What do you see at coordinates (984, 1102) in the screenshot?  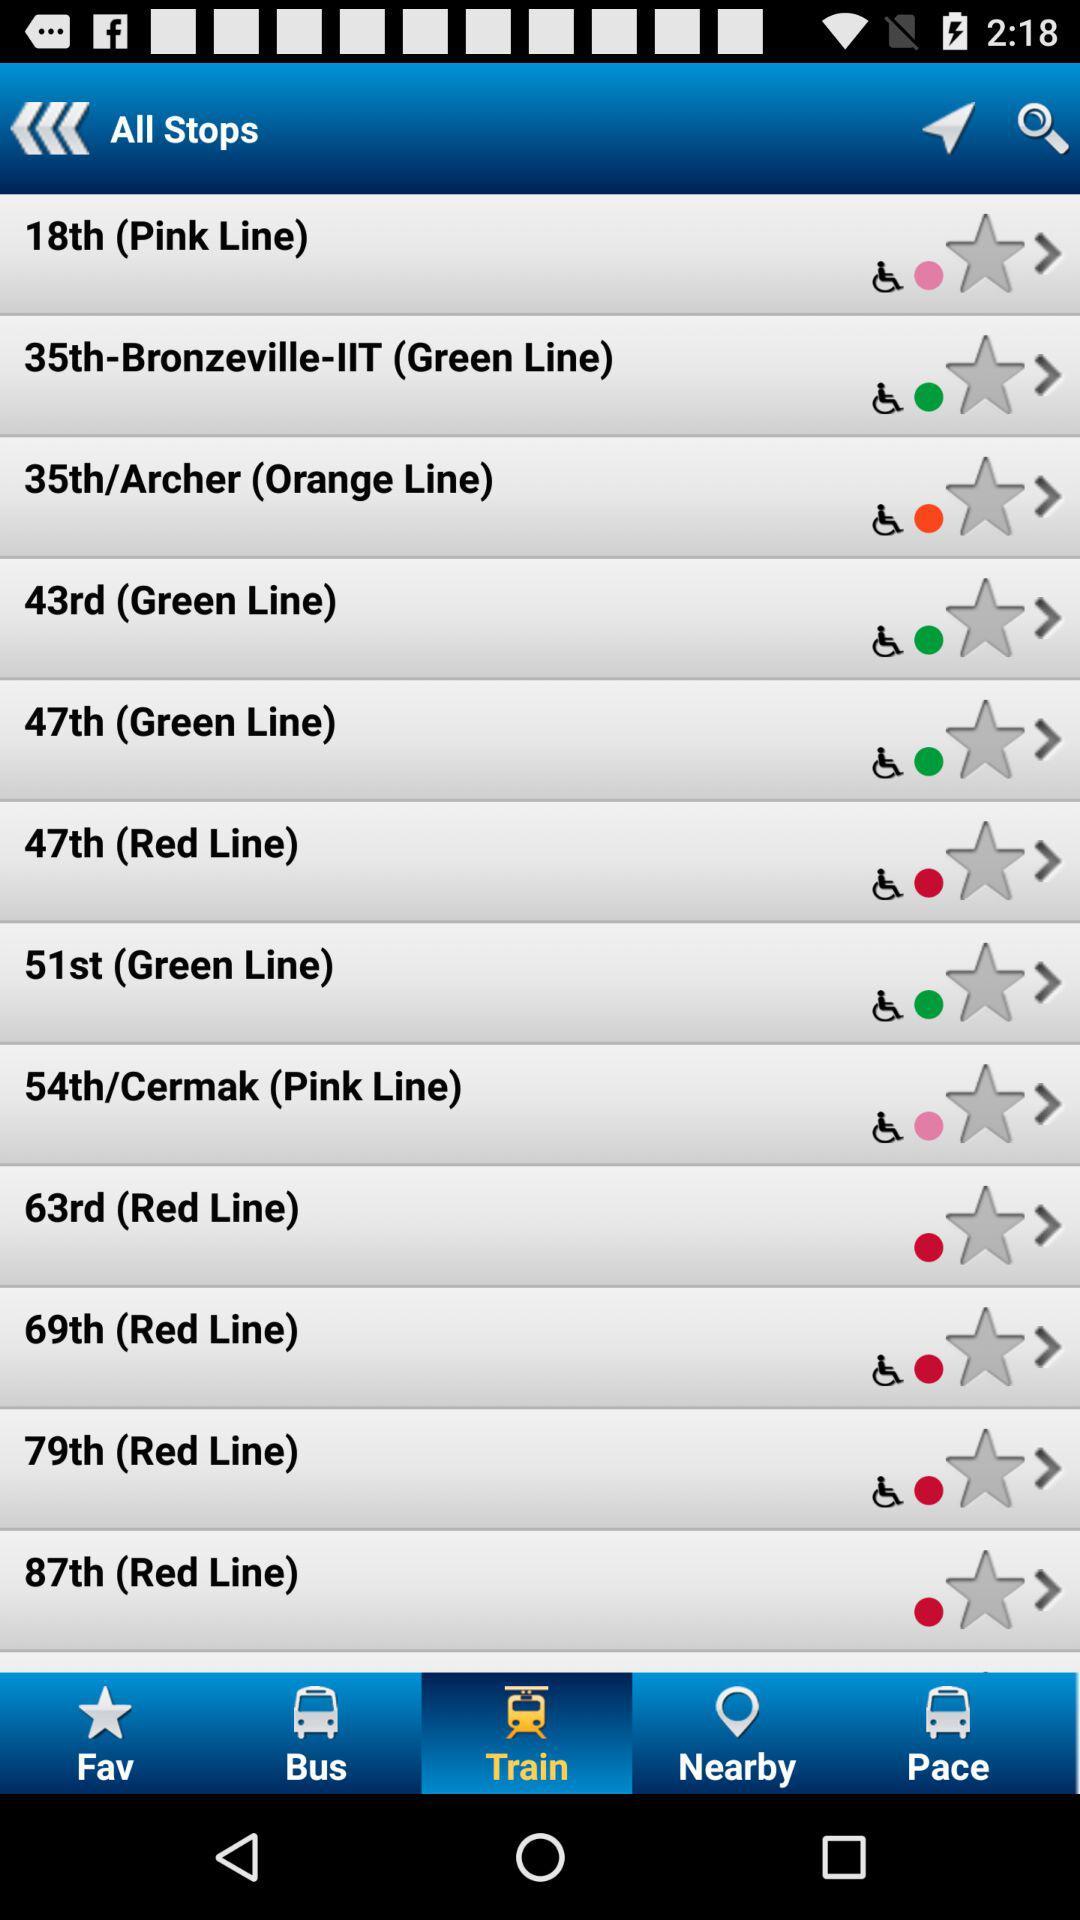 I see `favorite` at bounding box center [984, 1102].